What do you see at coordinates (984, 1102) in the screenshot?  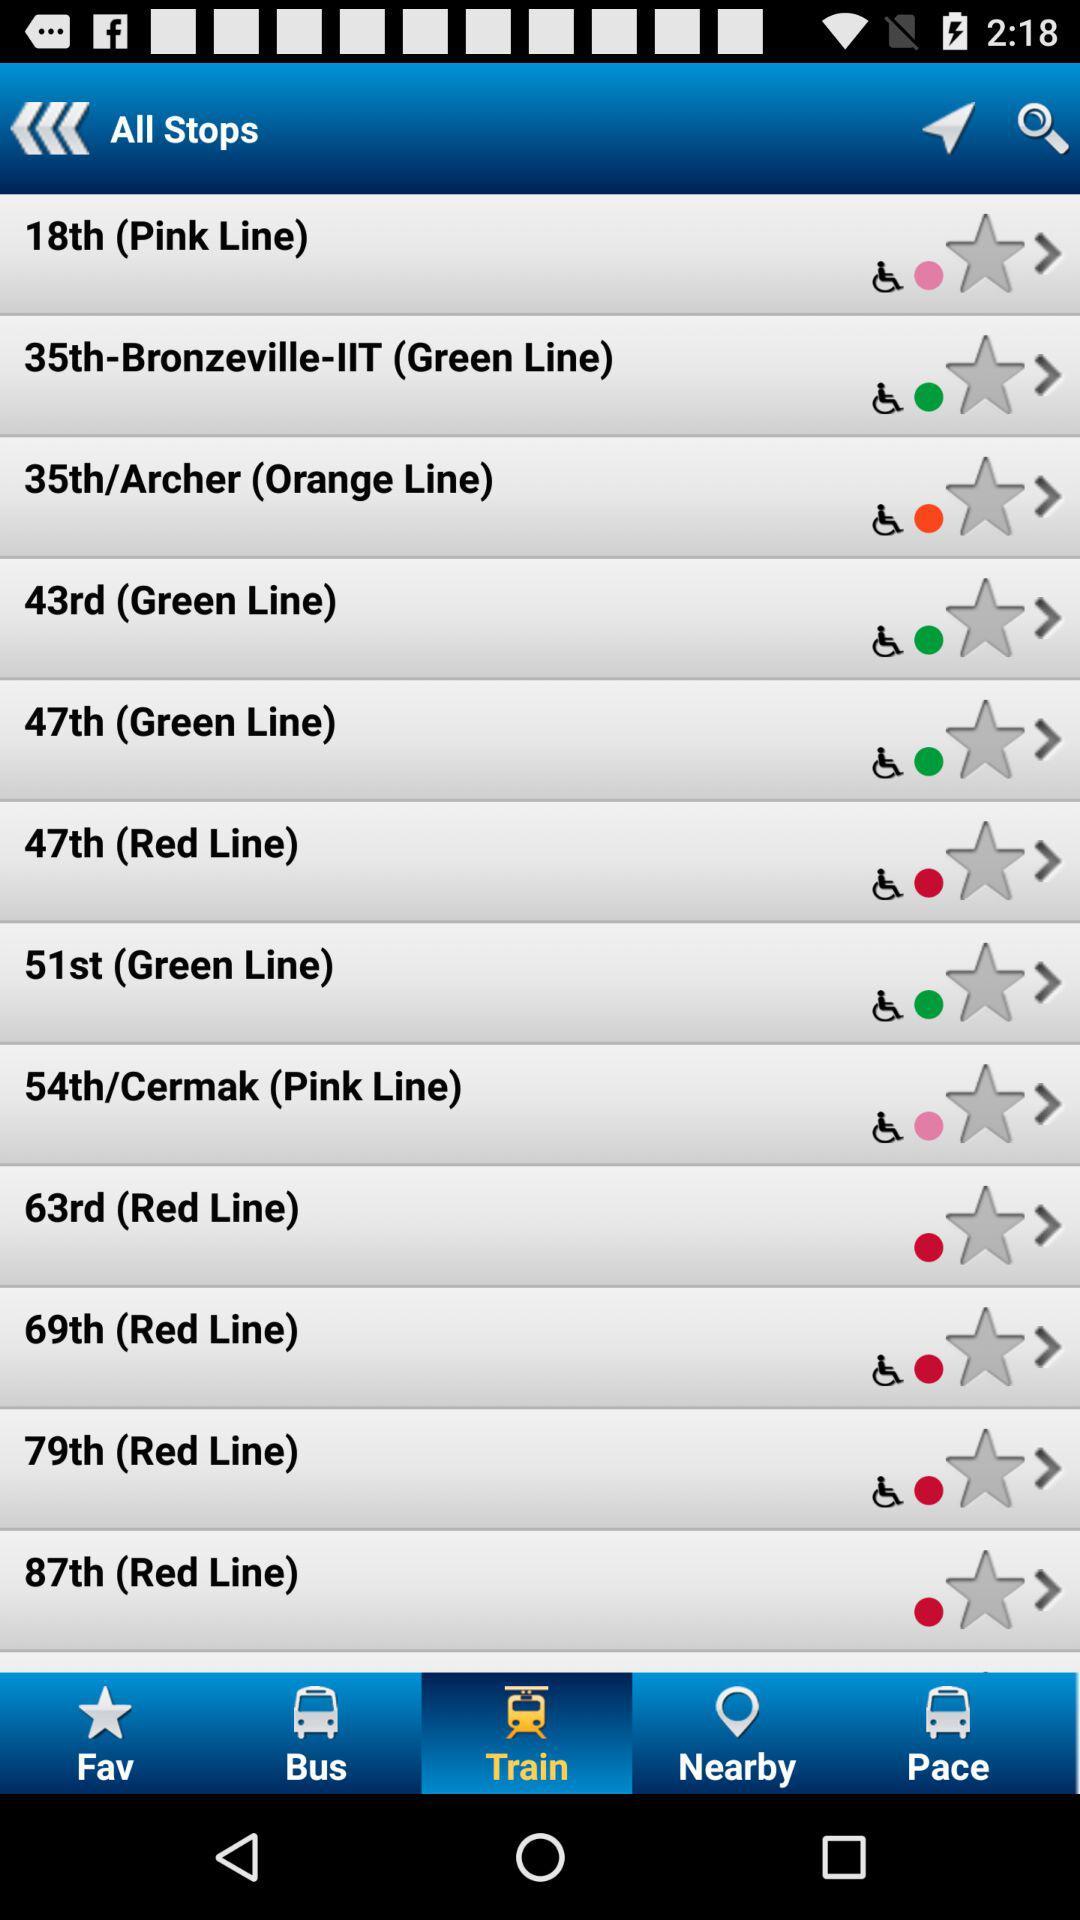 I see `favorite` at bounding box center [984, 1102].